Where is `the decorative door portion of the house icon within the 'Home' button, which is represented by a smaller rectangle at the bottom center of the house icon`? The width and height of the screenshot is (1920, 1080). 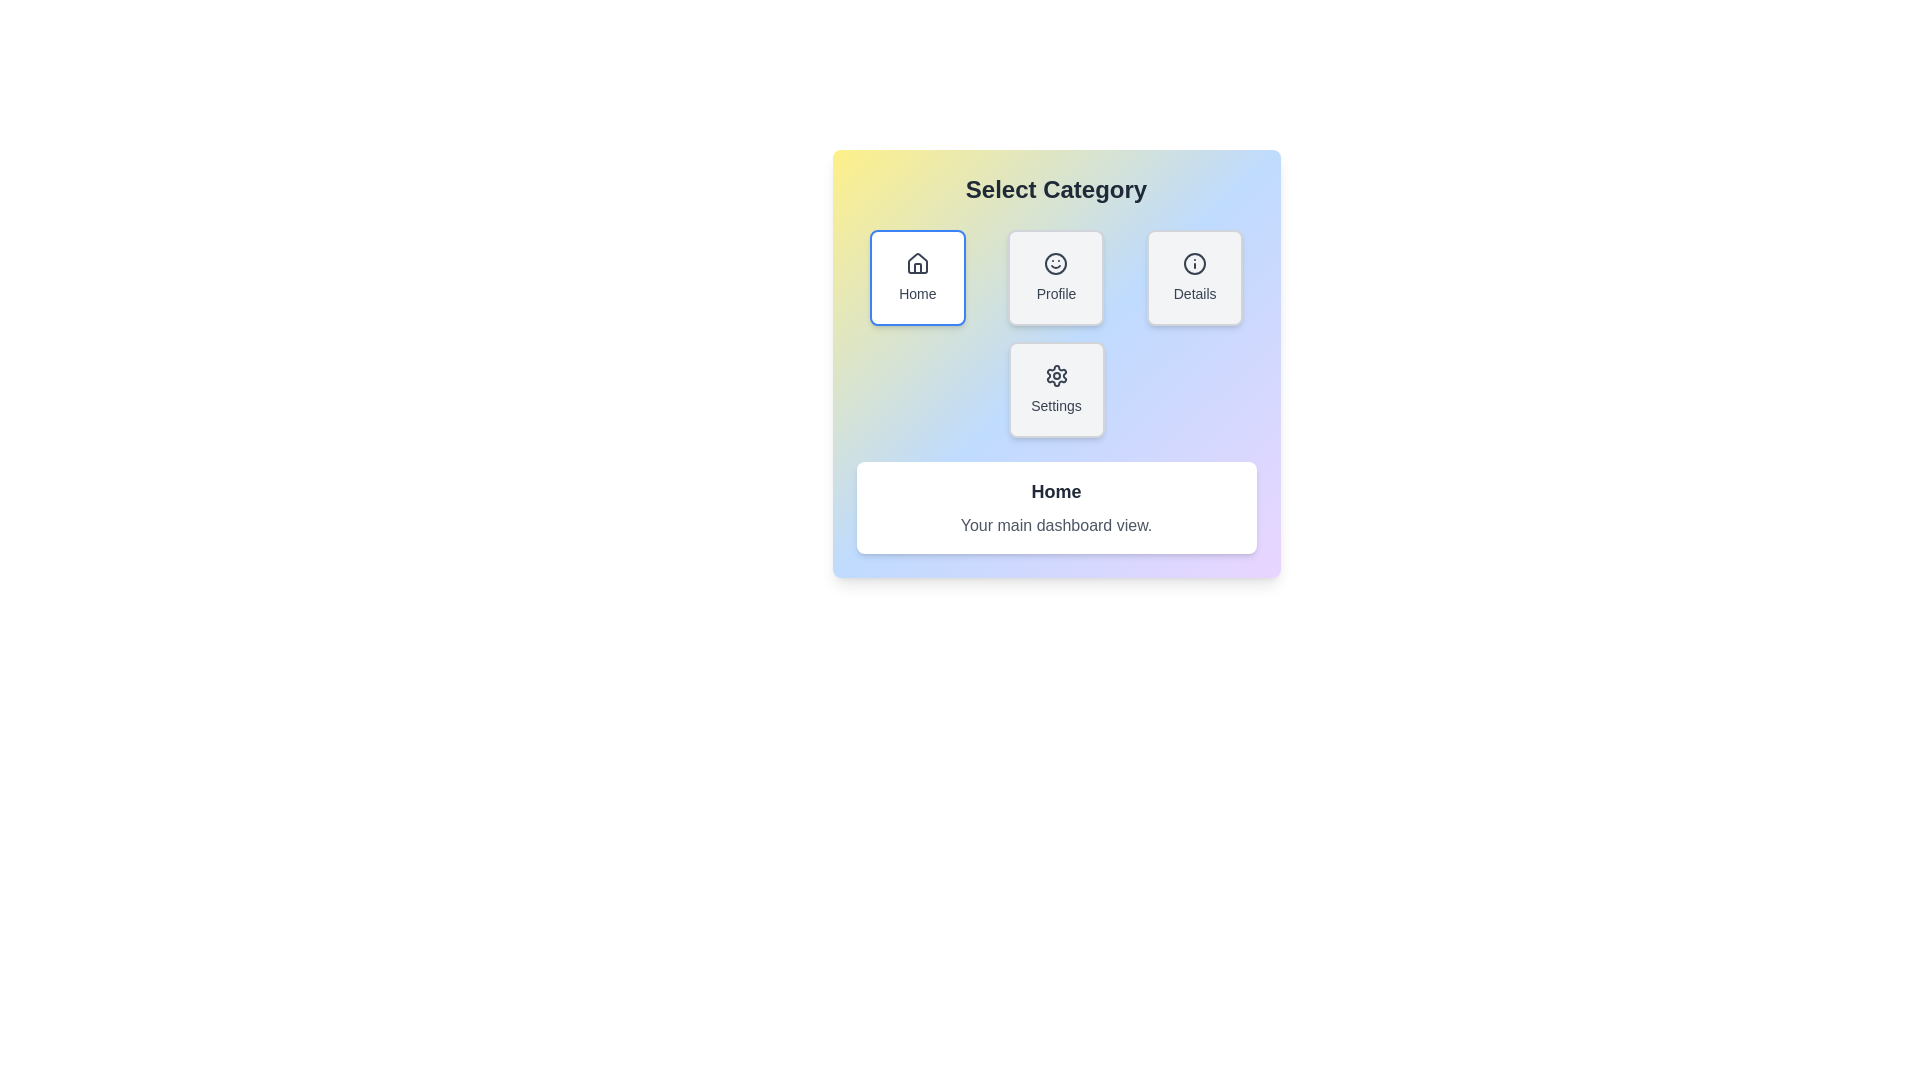 the decorative door portion of the house icon within the 'Home' button, which is represented by a smaller rectangle at the bottom center of the house icon is located at coordinates (916, 267).